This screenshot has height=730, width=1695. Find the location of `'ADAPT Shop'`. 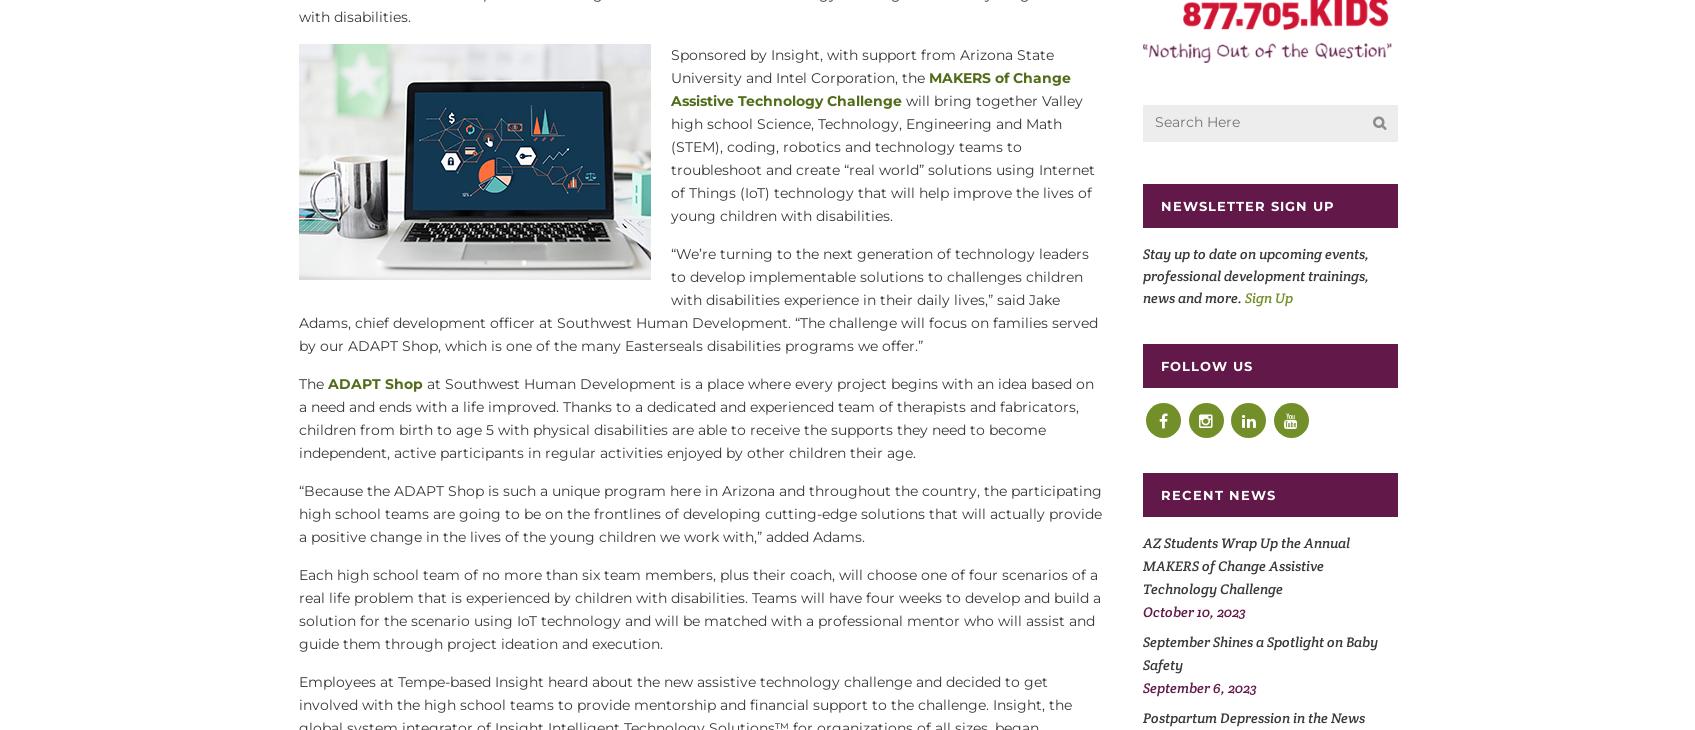

'ADAPT Shop' is located at coordinates (373, 382).